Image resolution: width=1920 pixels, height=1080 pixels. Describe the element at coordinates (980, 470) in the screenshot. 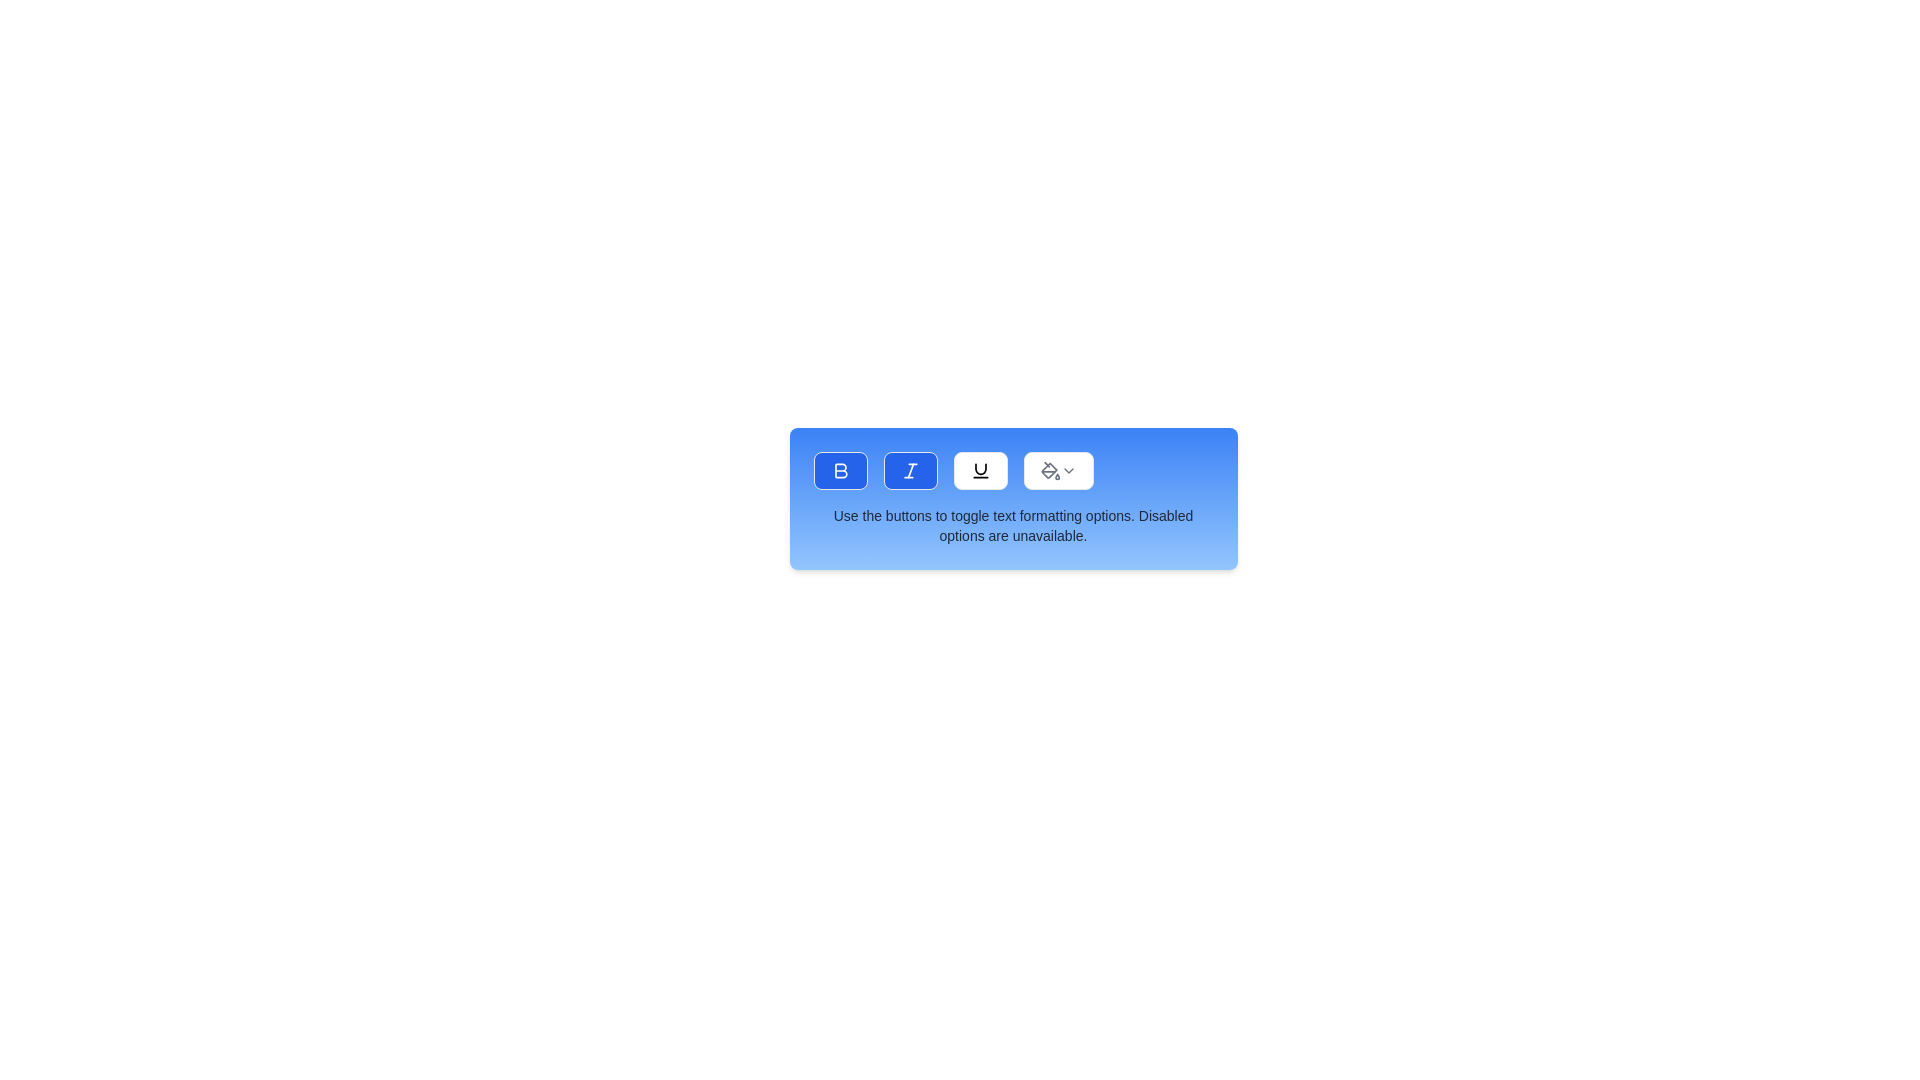

I see `the icon button resembling an underlined letter 'u' in the toolbar` at that location.